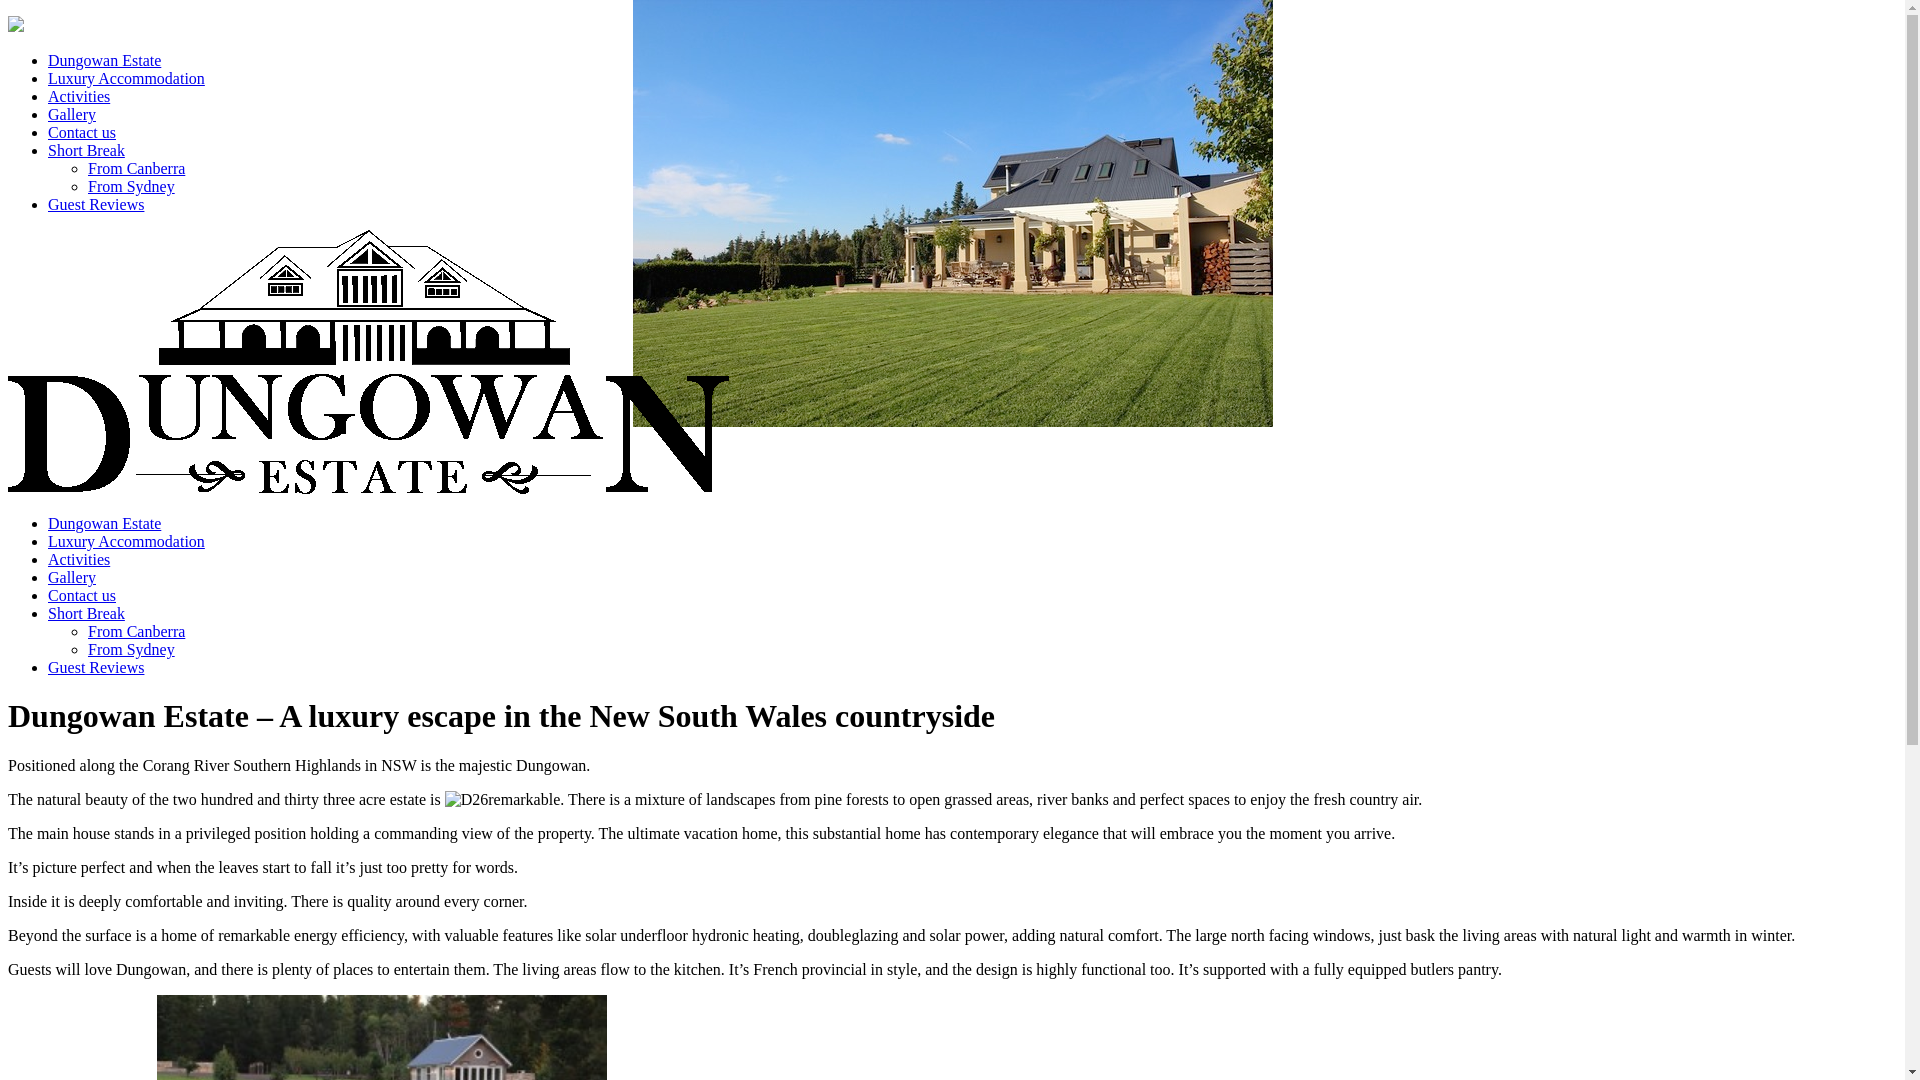 The image size is (1920, 1080). What do you see at coordinates (72, 577) in the screenshot?
I see `'Gallery'` at bounding box center [72, 577].